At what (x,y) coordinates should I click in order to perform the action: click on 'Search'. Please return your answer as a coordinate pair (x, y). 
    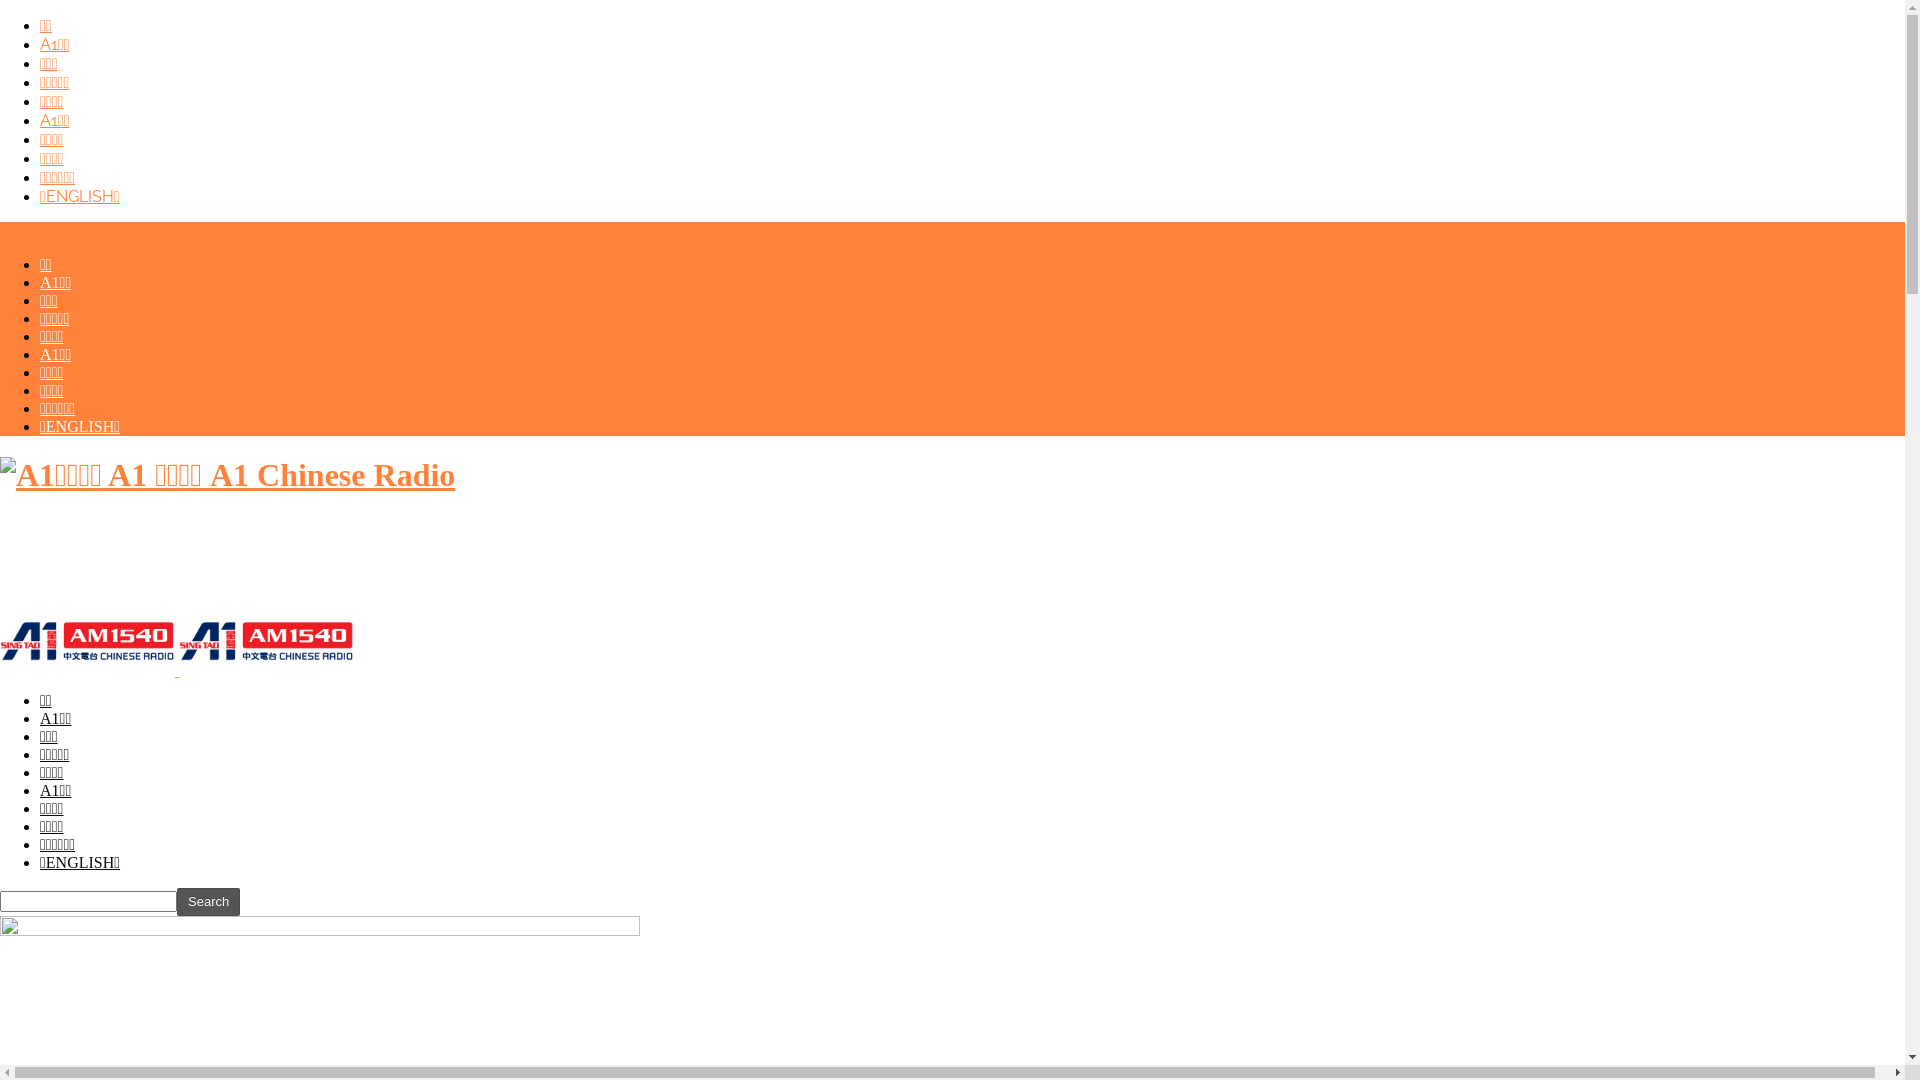
    Looking at the image, I should click on (208, 902).